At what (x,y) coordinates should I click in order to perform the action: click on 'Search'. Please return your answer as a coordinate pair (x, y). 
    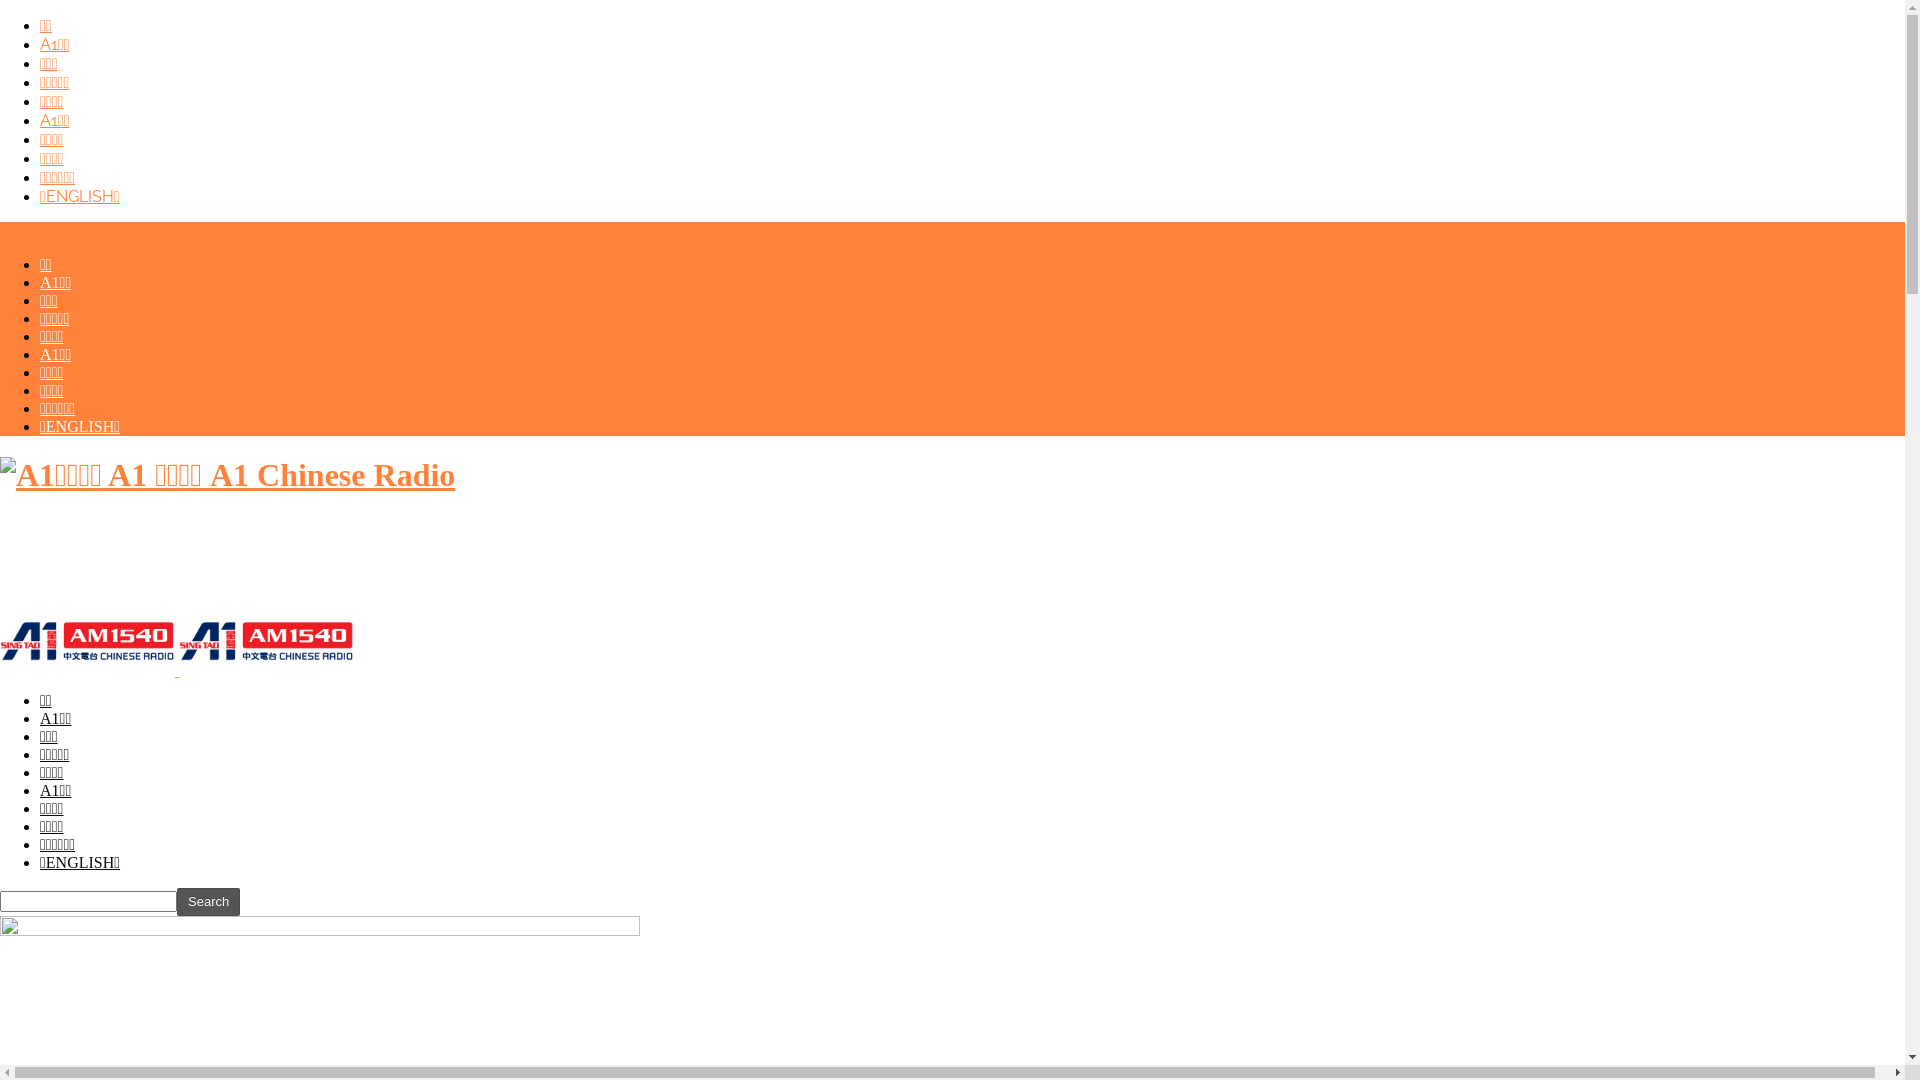
    Looking at the image, I should click on (208, 902).